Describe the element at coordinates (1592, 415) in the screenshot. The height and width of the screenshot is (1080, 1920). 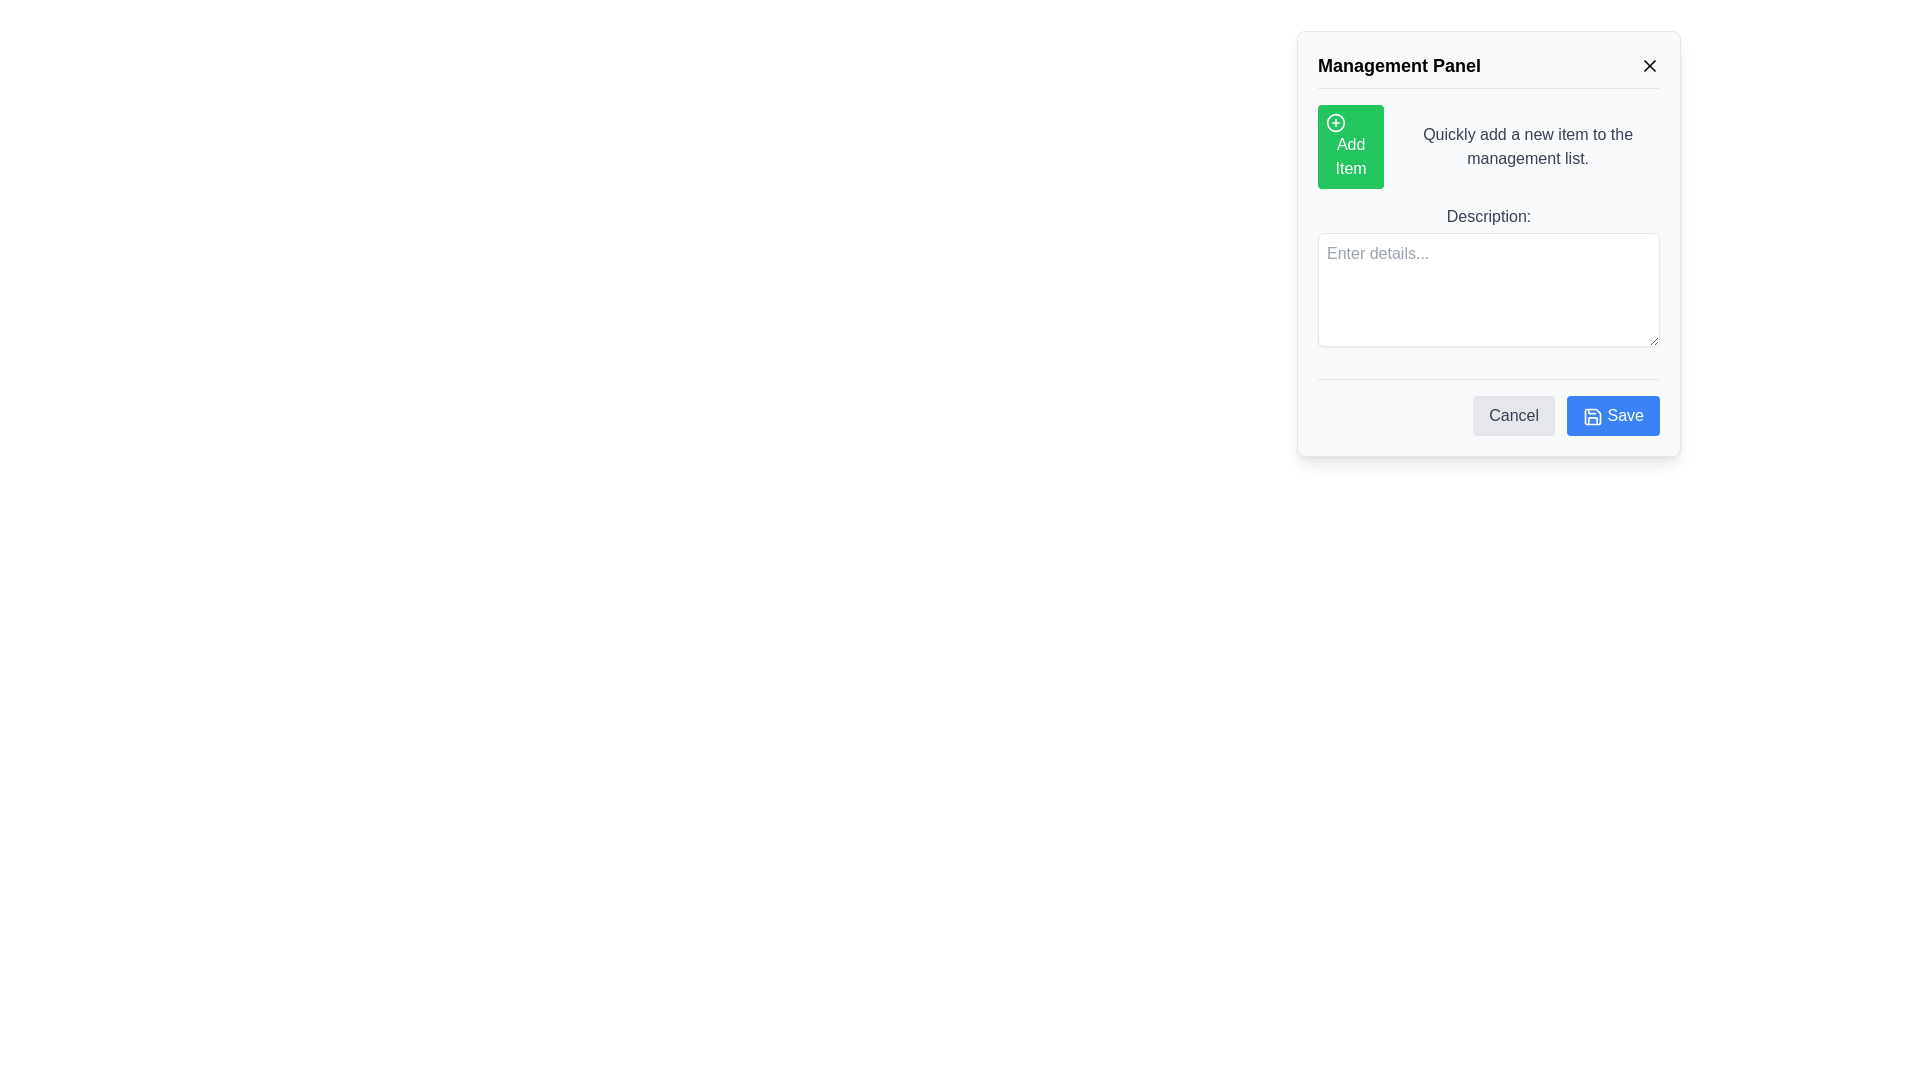
I see `the save icon located within the 'Save' button at the bottom-right of the popup dialog panel to potentially see a tooltip` at that location.